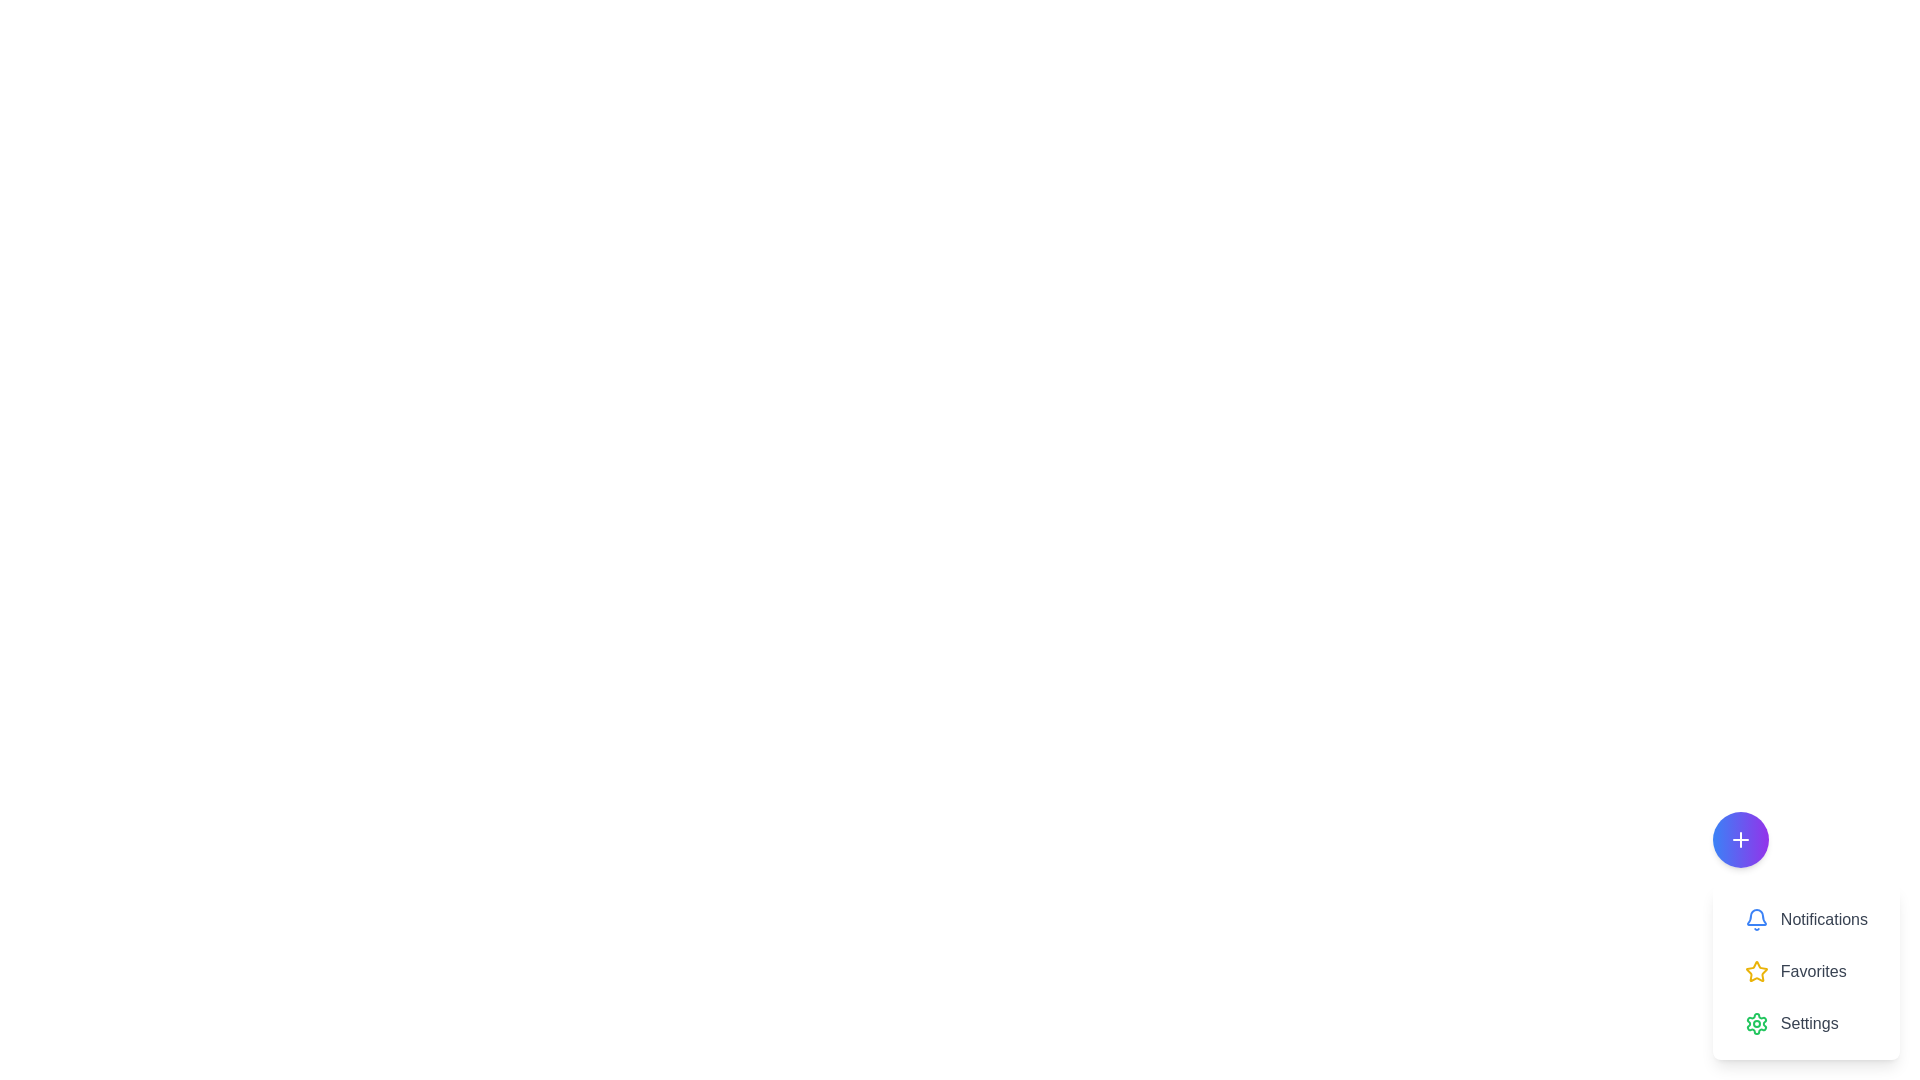 Image resolution: width=1920 pixels, height=1080 pixels. Describe the element at coordinates (1755, 1023) in the screenshot. I see `the gear icon with a green stroke located adjacent to the 'Settings' label in the bottom-right corner pop-up menu` at that location.